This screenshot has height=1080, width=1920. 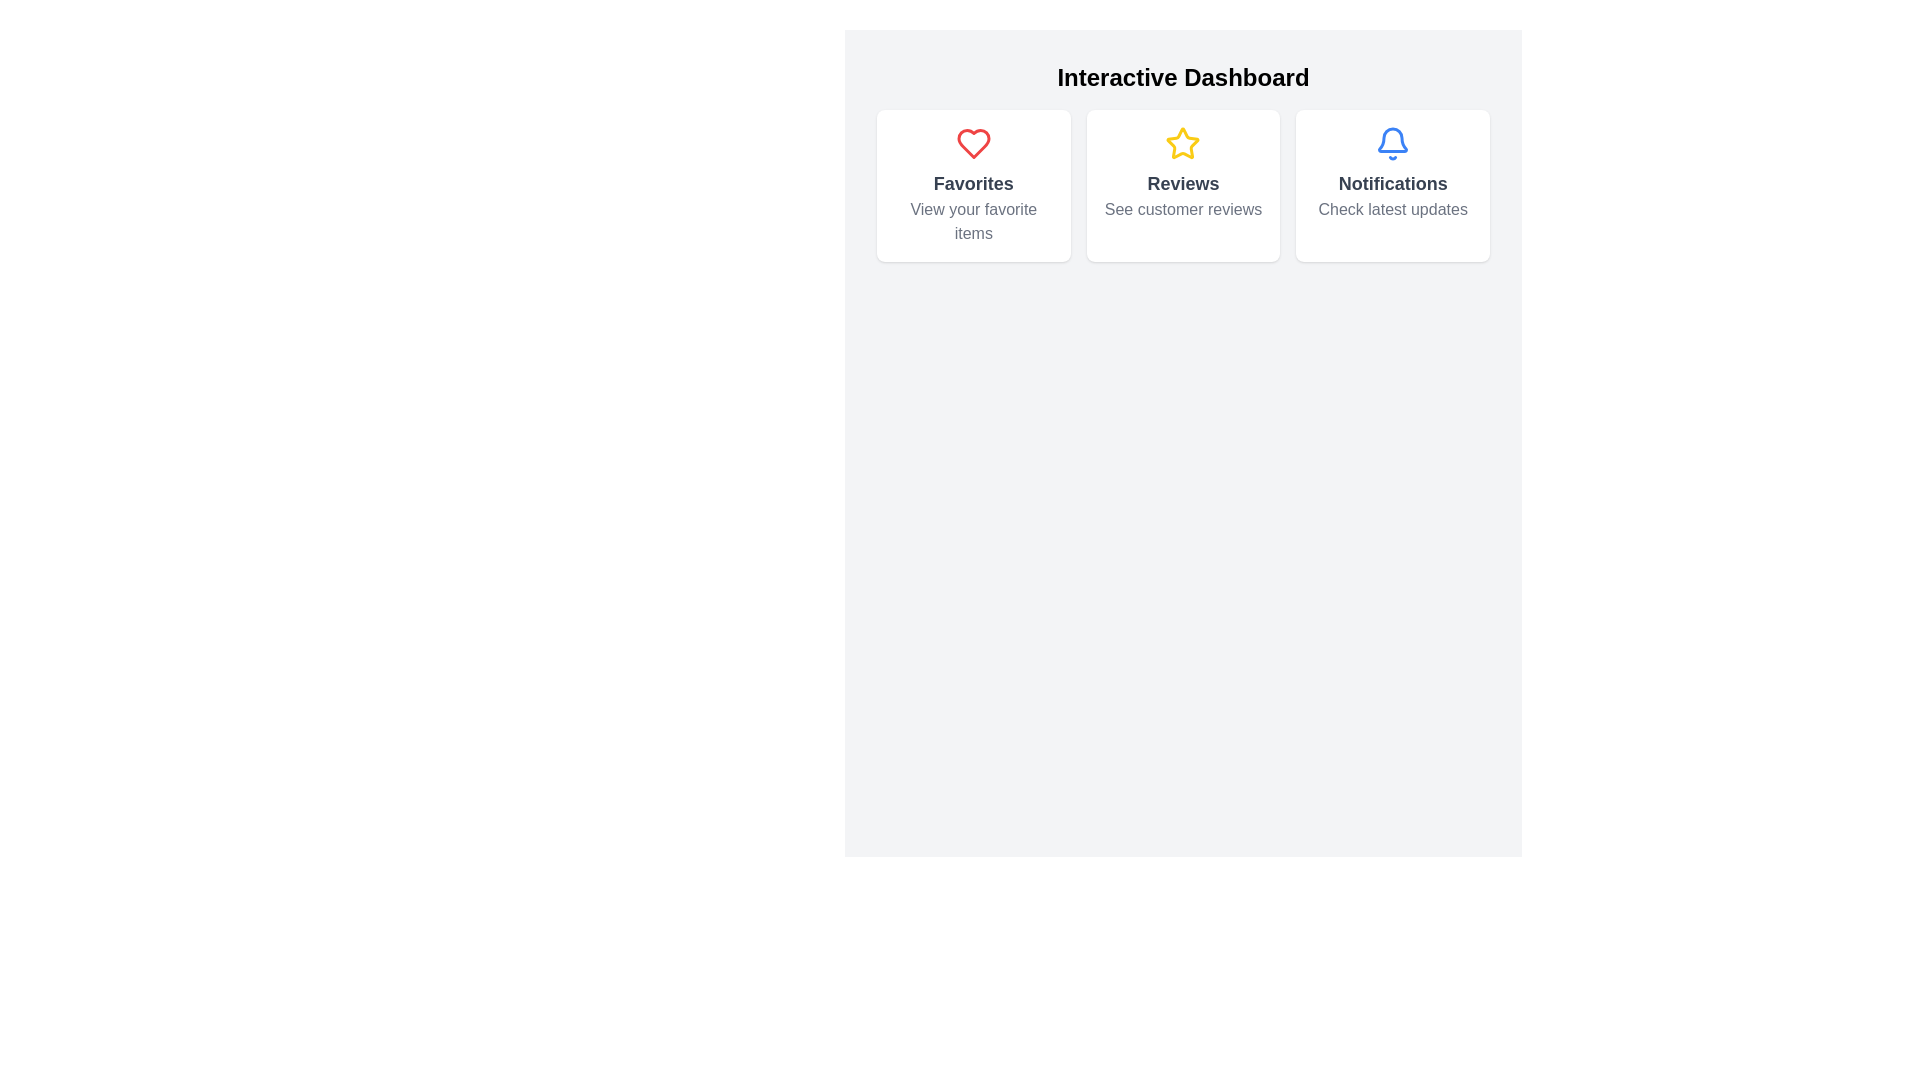 What do you see at coordinates (1183, 209) in the screenshot?
I see `the text label displaying 'See customer reviews' with a gray font, located centrally within the 'Reviews' card under the 'Interactive Dashboard'` at bounding box center [1183, 209].